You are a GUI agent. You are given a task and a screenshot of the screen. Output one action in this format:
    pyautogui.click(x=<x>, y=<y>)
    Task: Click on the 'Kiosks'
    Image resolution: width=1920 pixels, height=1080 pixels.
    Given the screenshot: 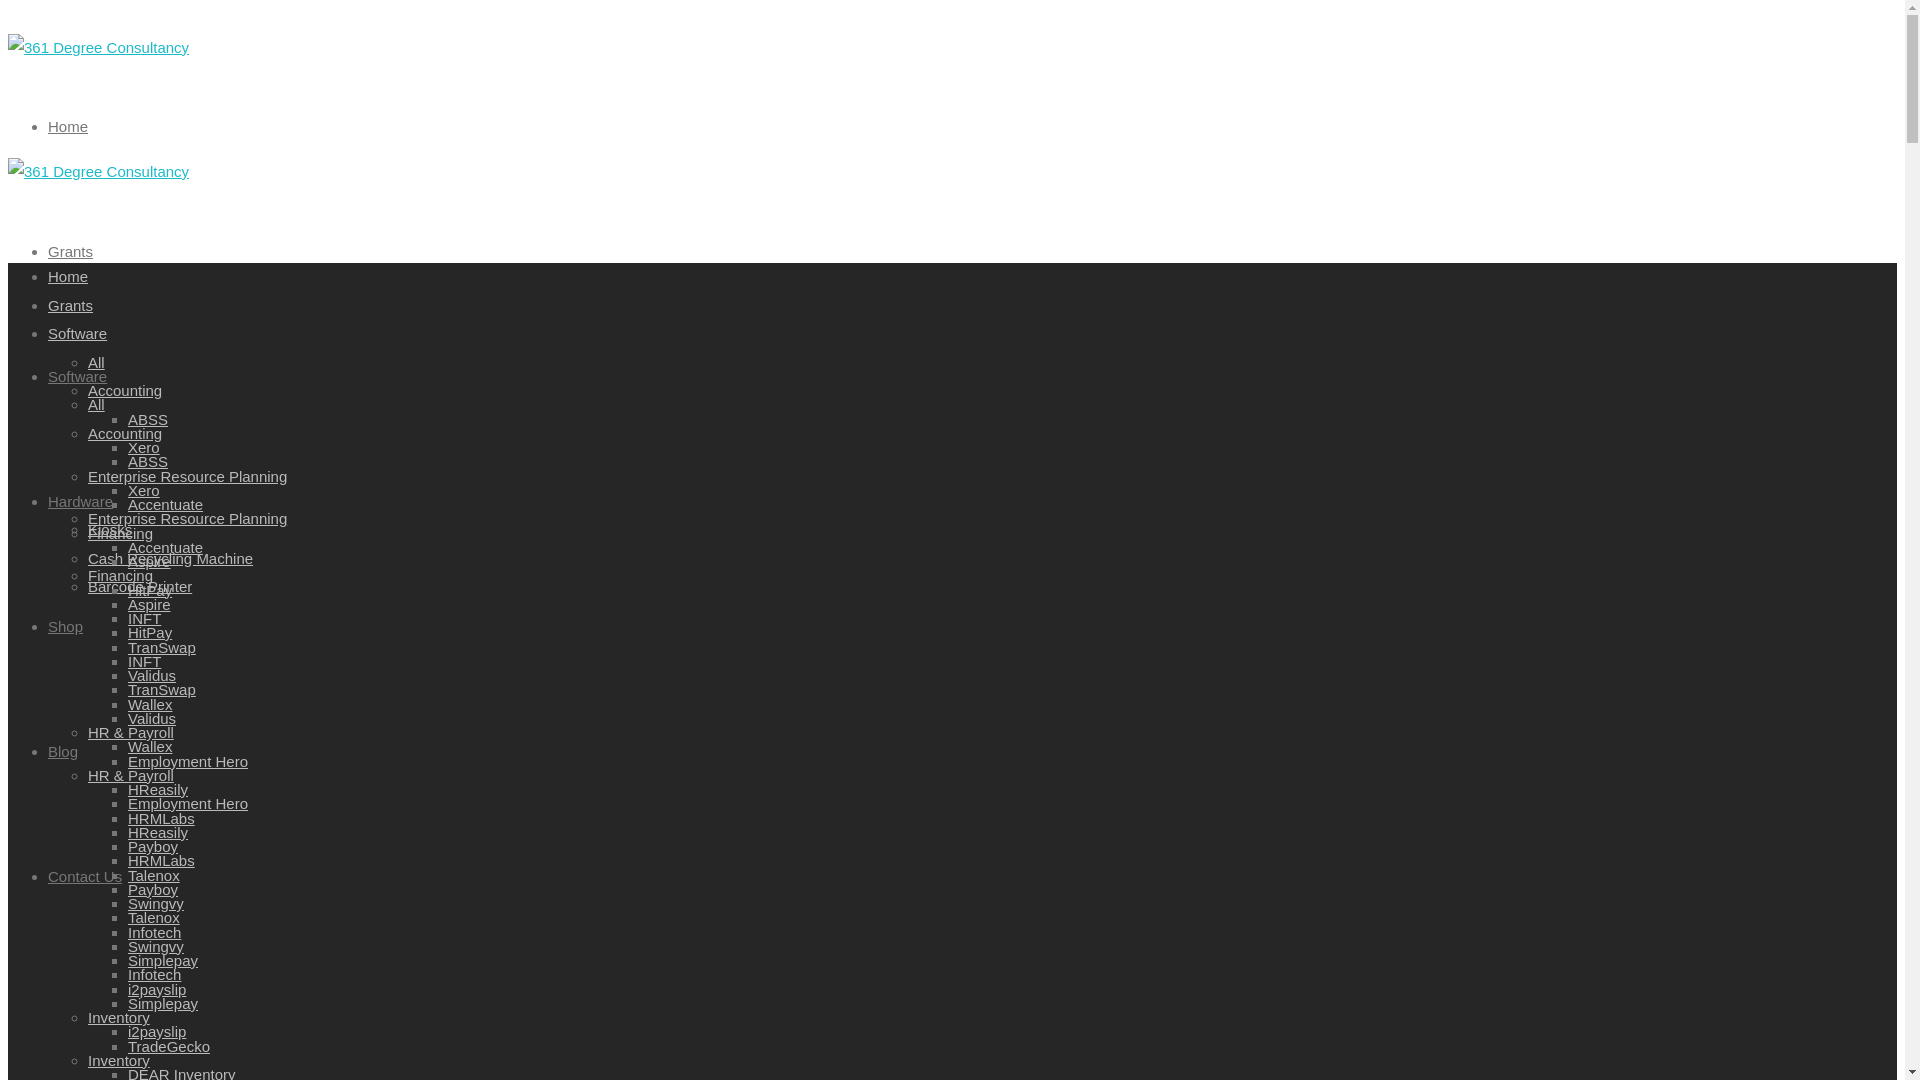 What is the action you would take?
    pyautogui.click(x=109, y=528)
    